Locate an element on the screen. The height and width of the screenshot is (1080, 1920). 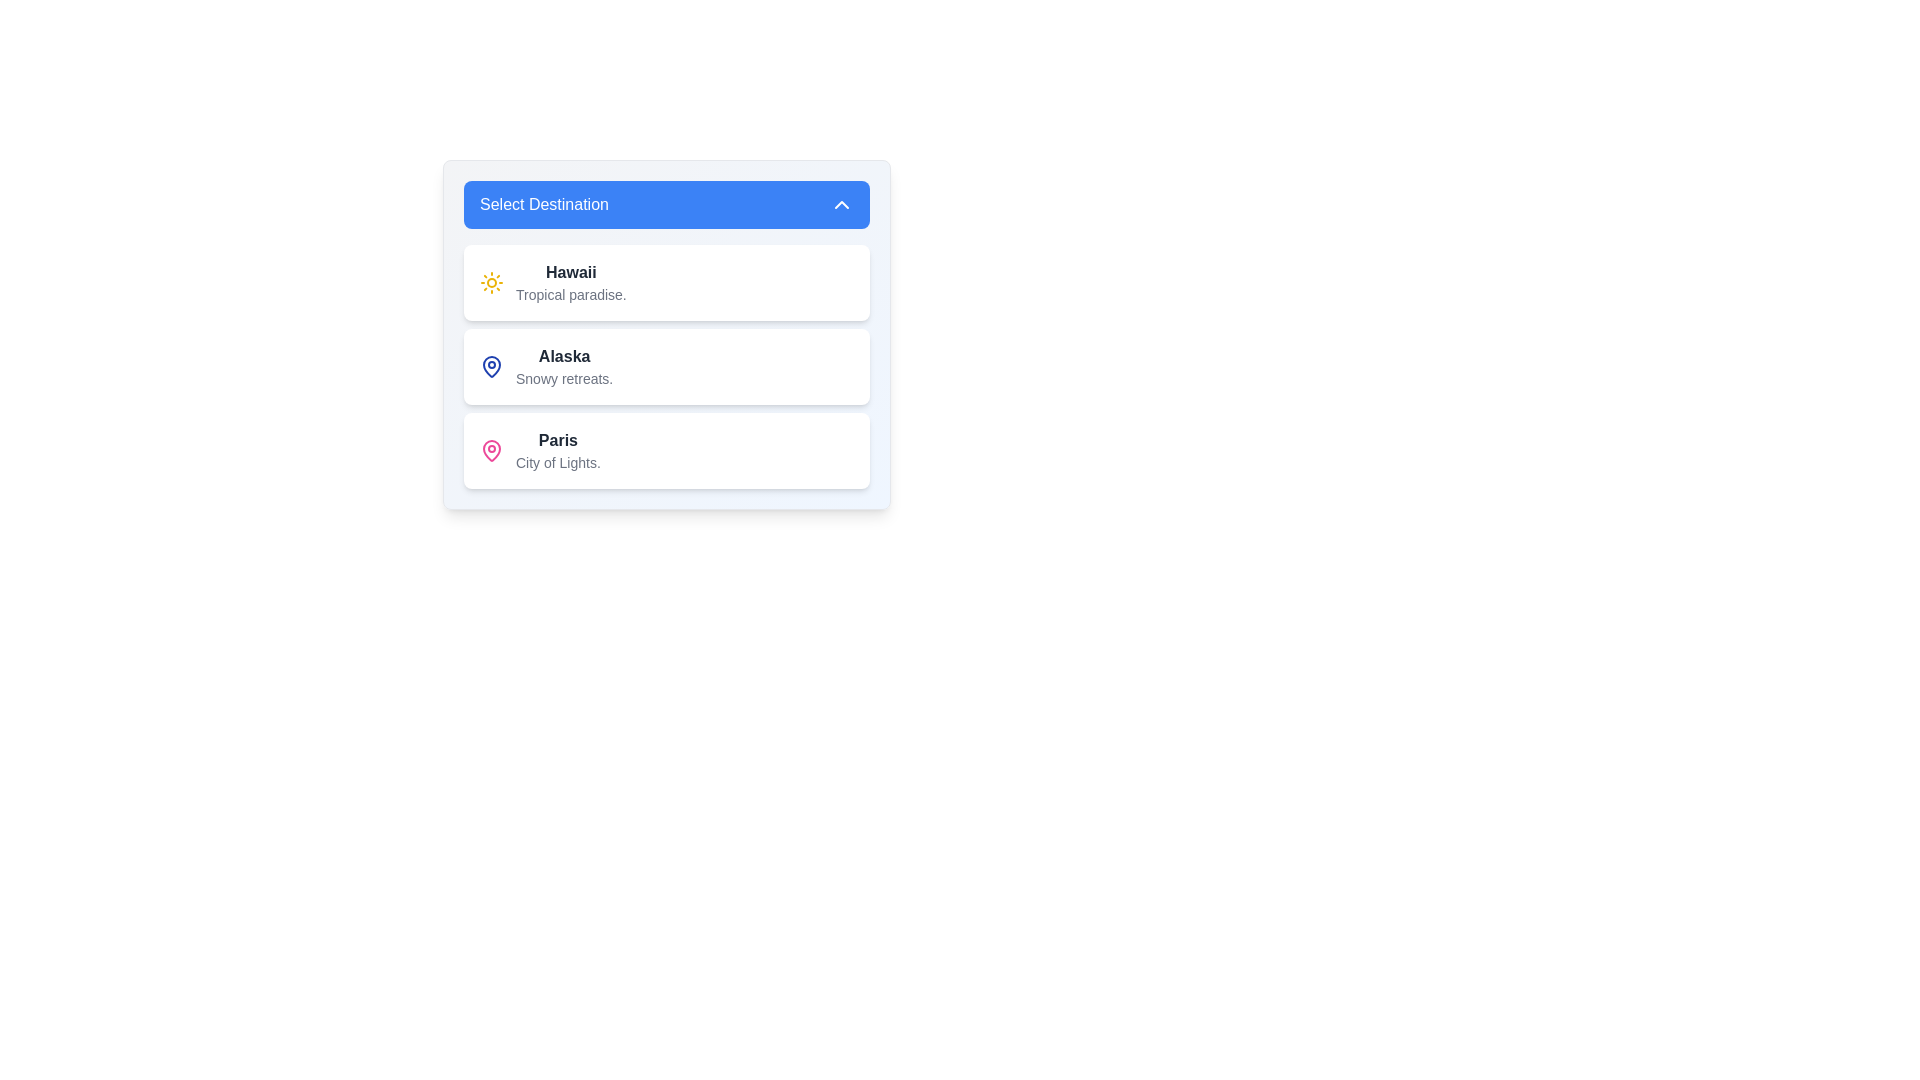
text displayed in the 'Select Destination' section titled 'Alaska' with the description 'Snowy retreats.' is located at coordinates (563, 366).